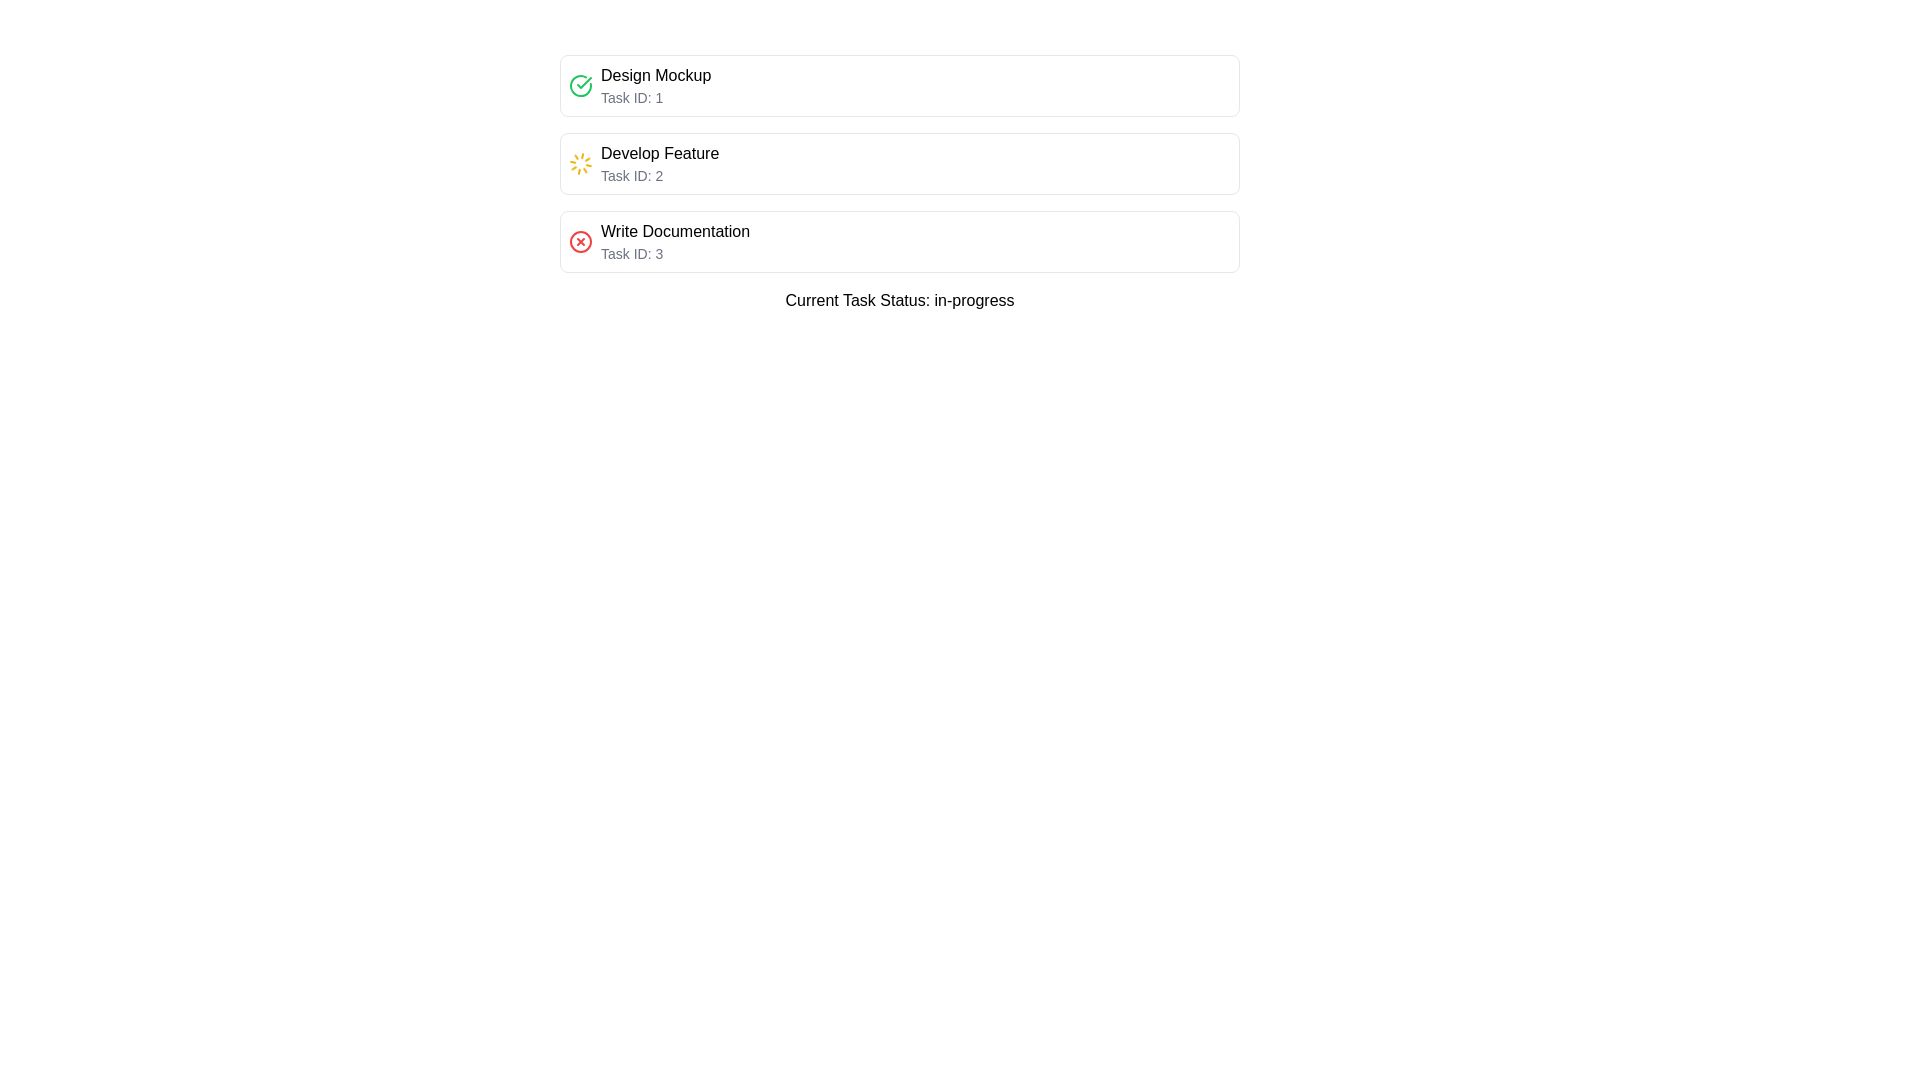 Image resolution: width=1920 pixels, height=1080 pixels. I want to click on the loading spinner animation indicating the ongoing process for the 'Develop Feature' task (Task ID: 2) to monitor task progress, so click(579, 163).